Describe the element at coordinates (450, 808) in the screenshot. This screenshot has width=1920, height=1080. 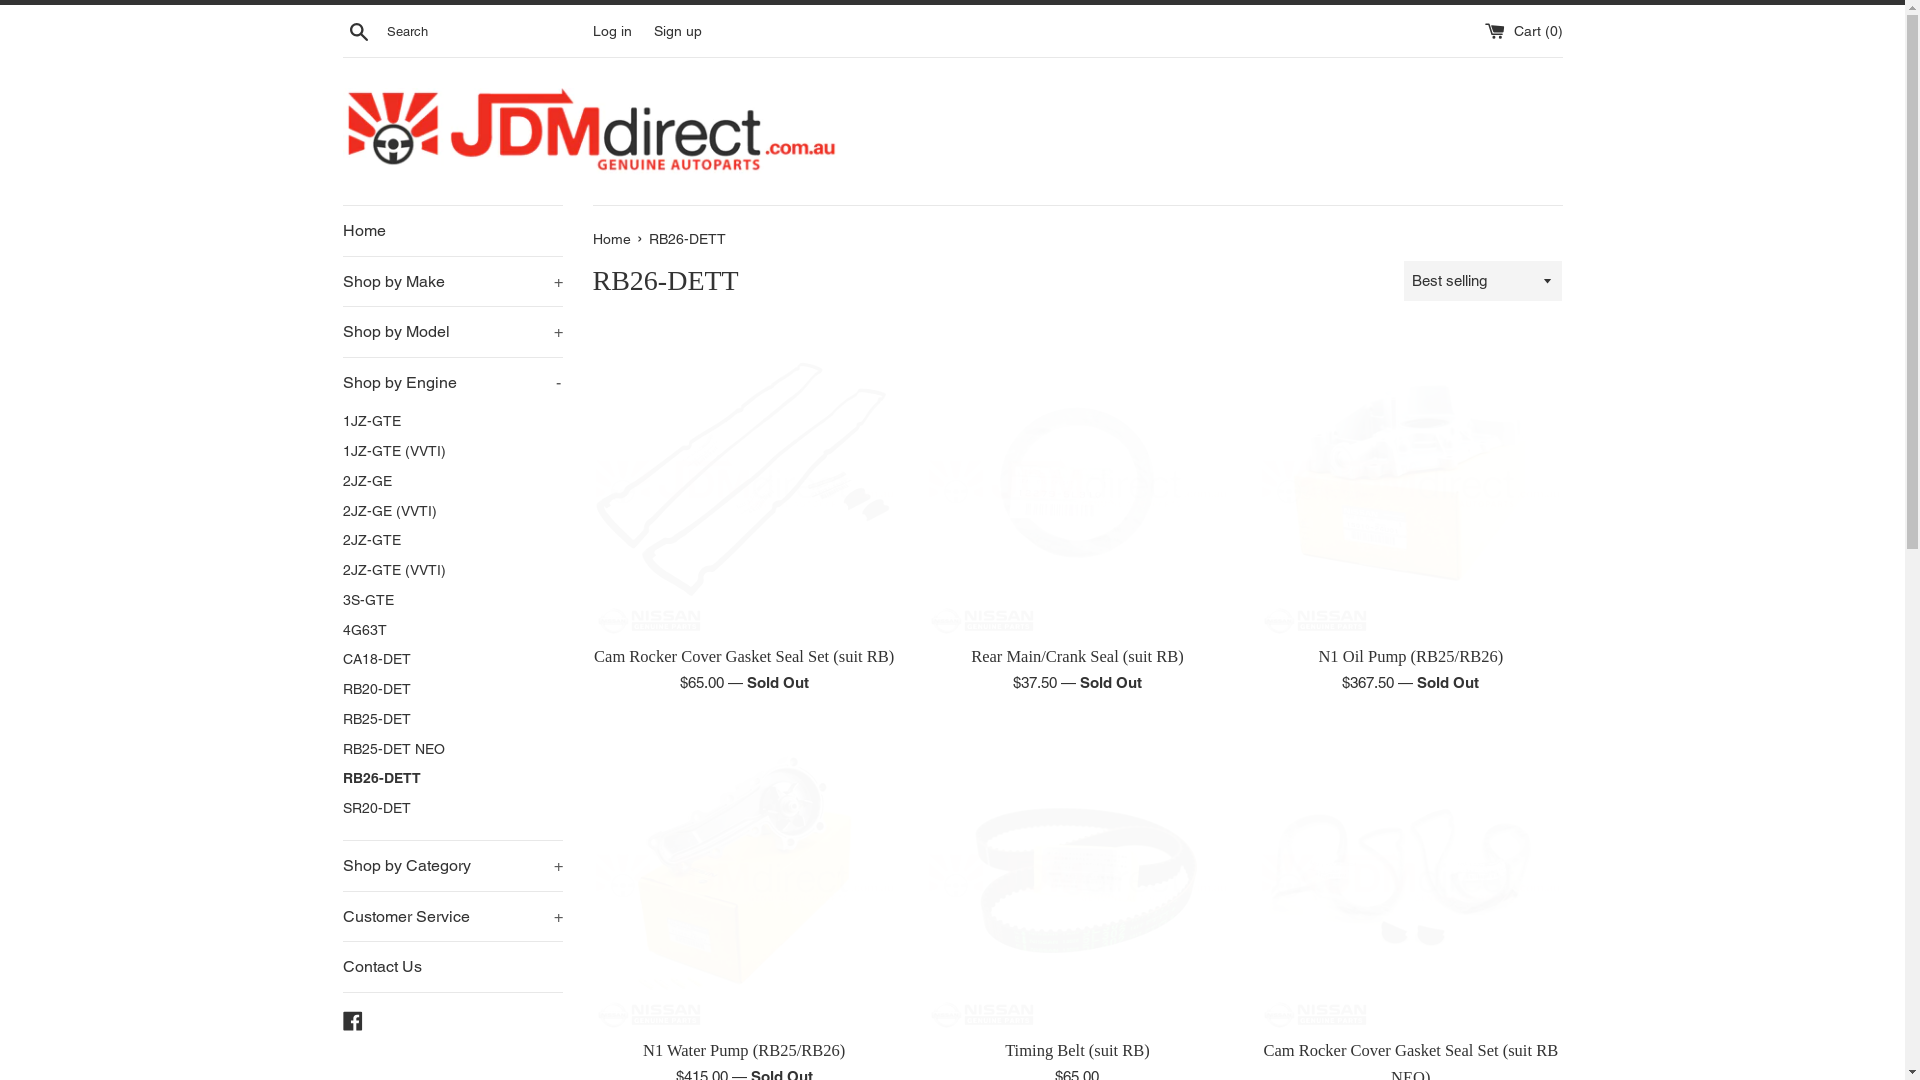
I see `'SR20-DET'` at that location.